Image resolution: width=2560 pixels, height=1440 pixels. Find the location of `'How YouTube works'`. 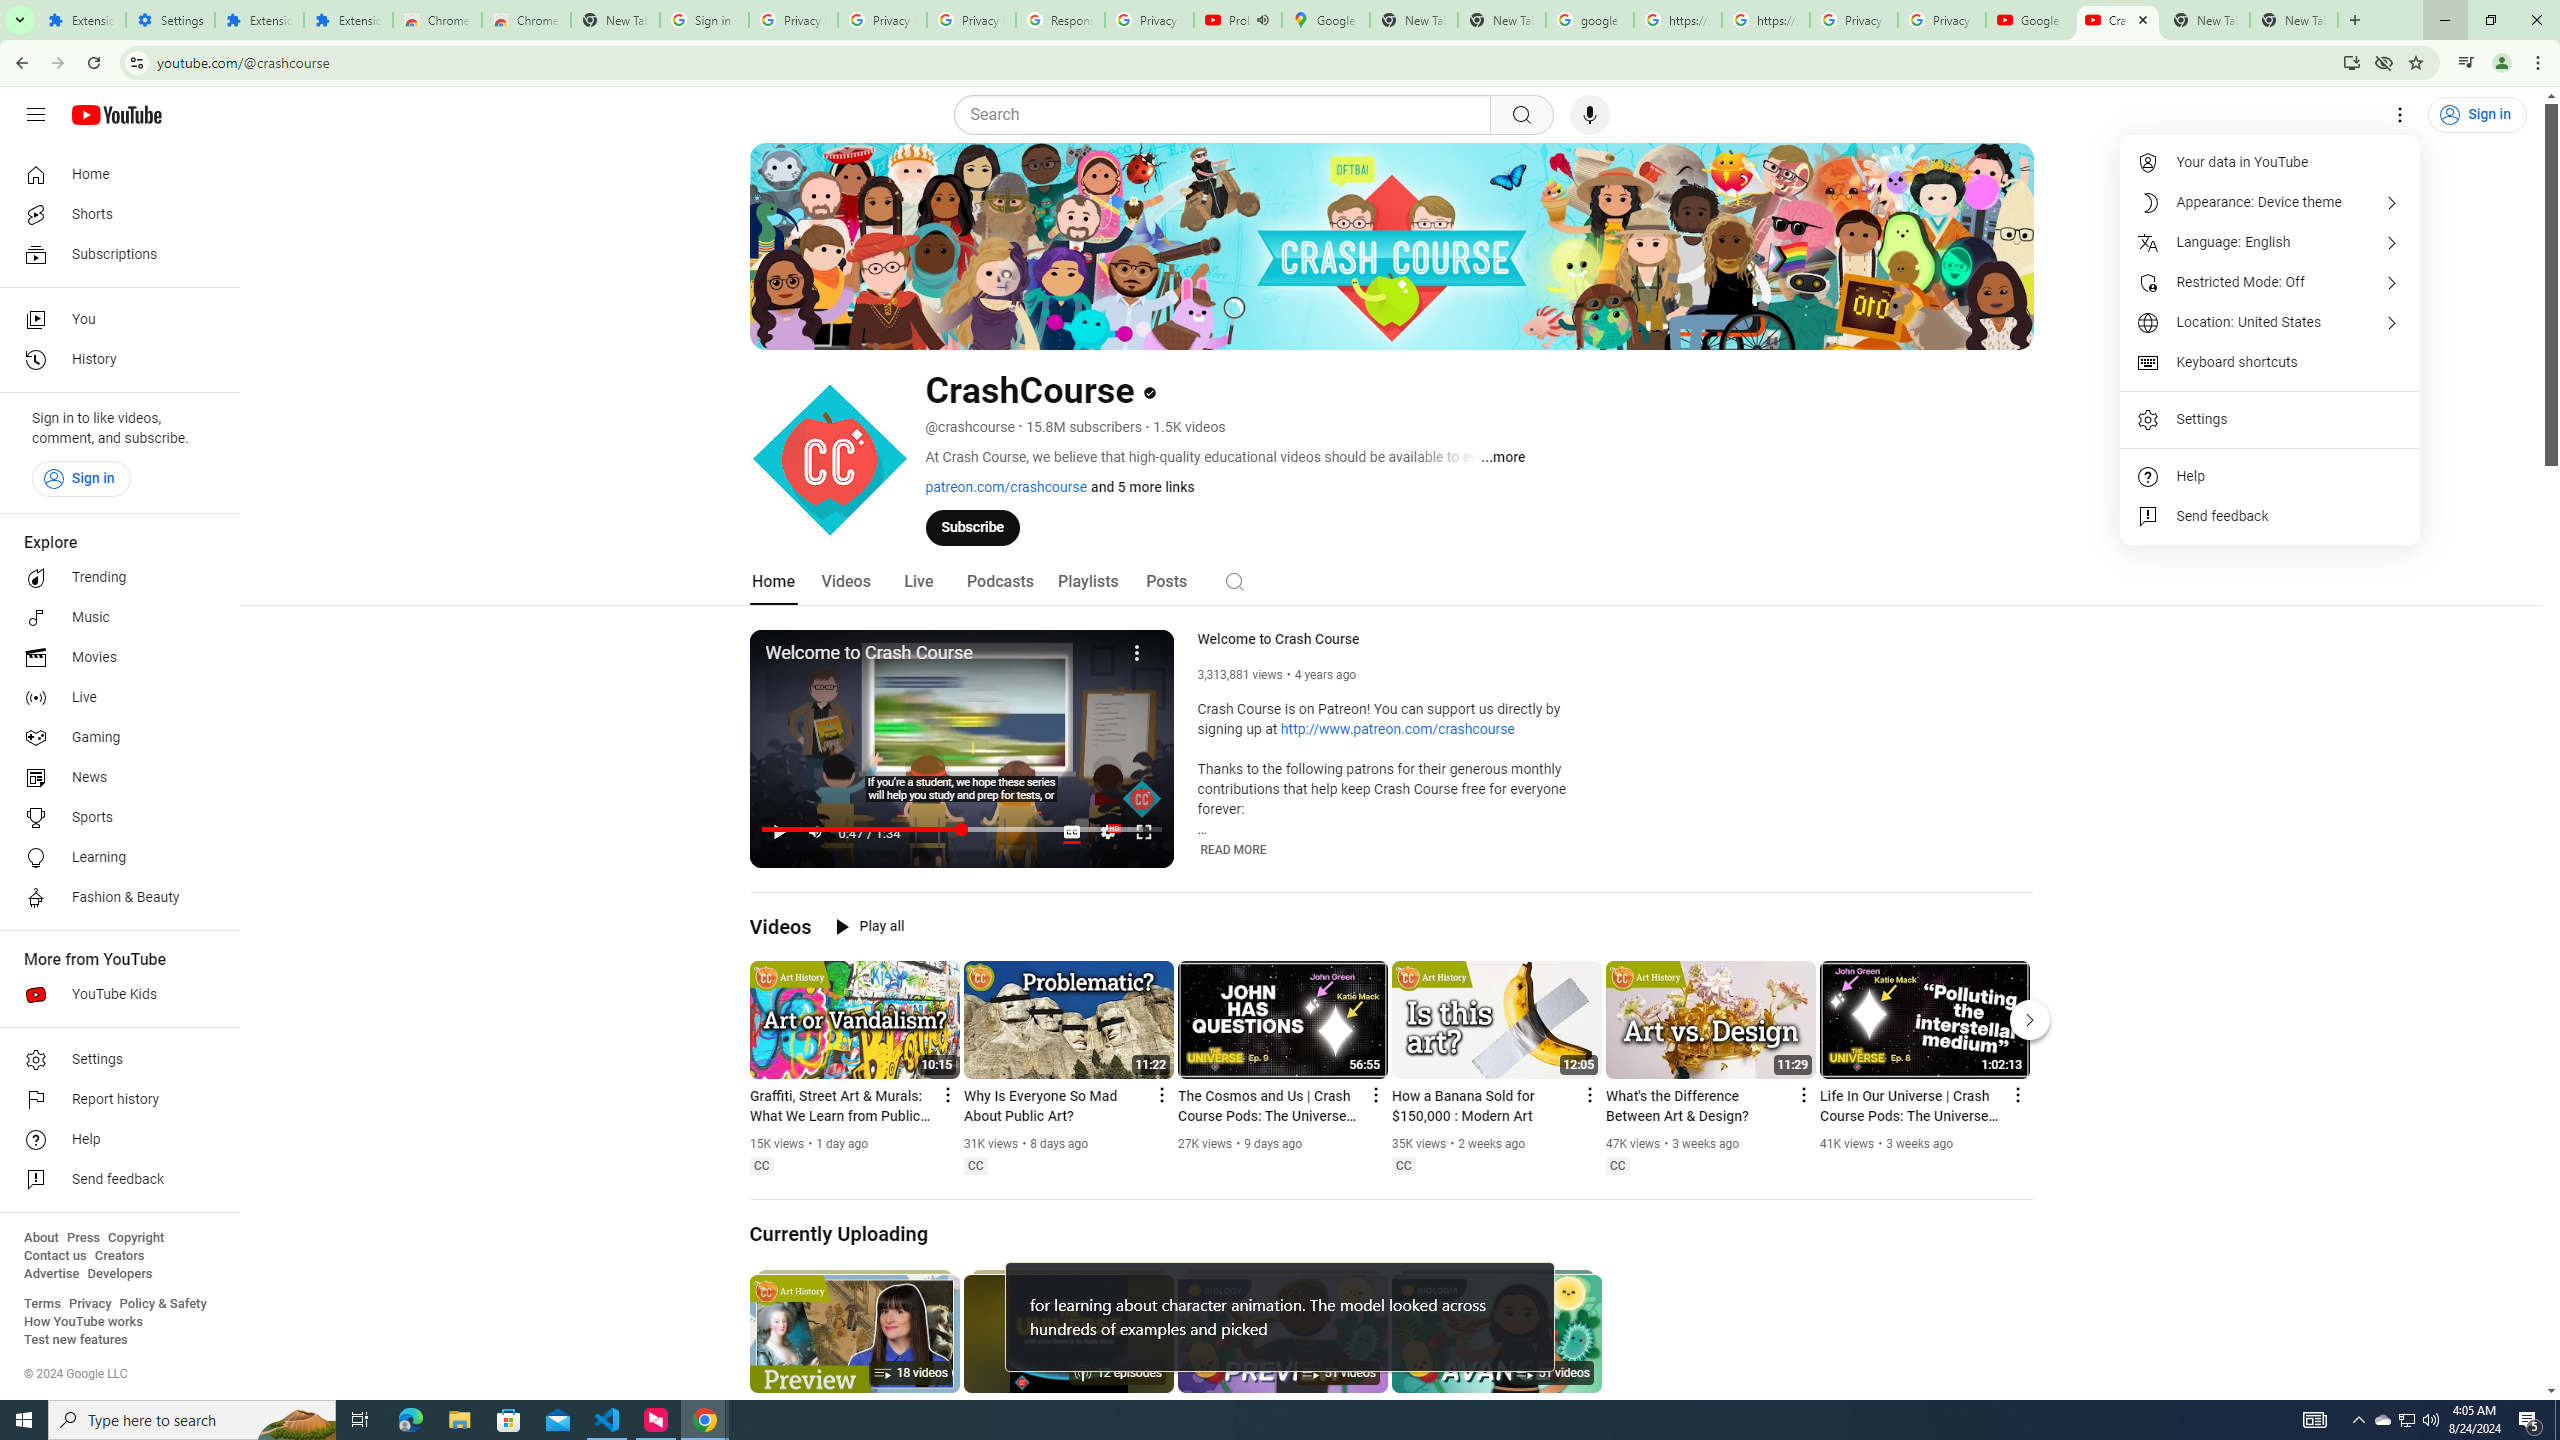

'How YouTube works' is located at coordinates (82, 1321).